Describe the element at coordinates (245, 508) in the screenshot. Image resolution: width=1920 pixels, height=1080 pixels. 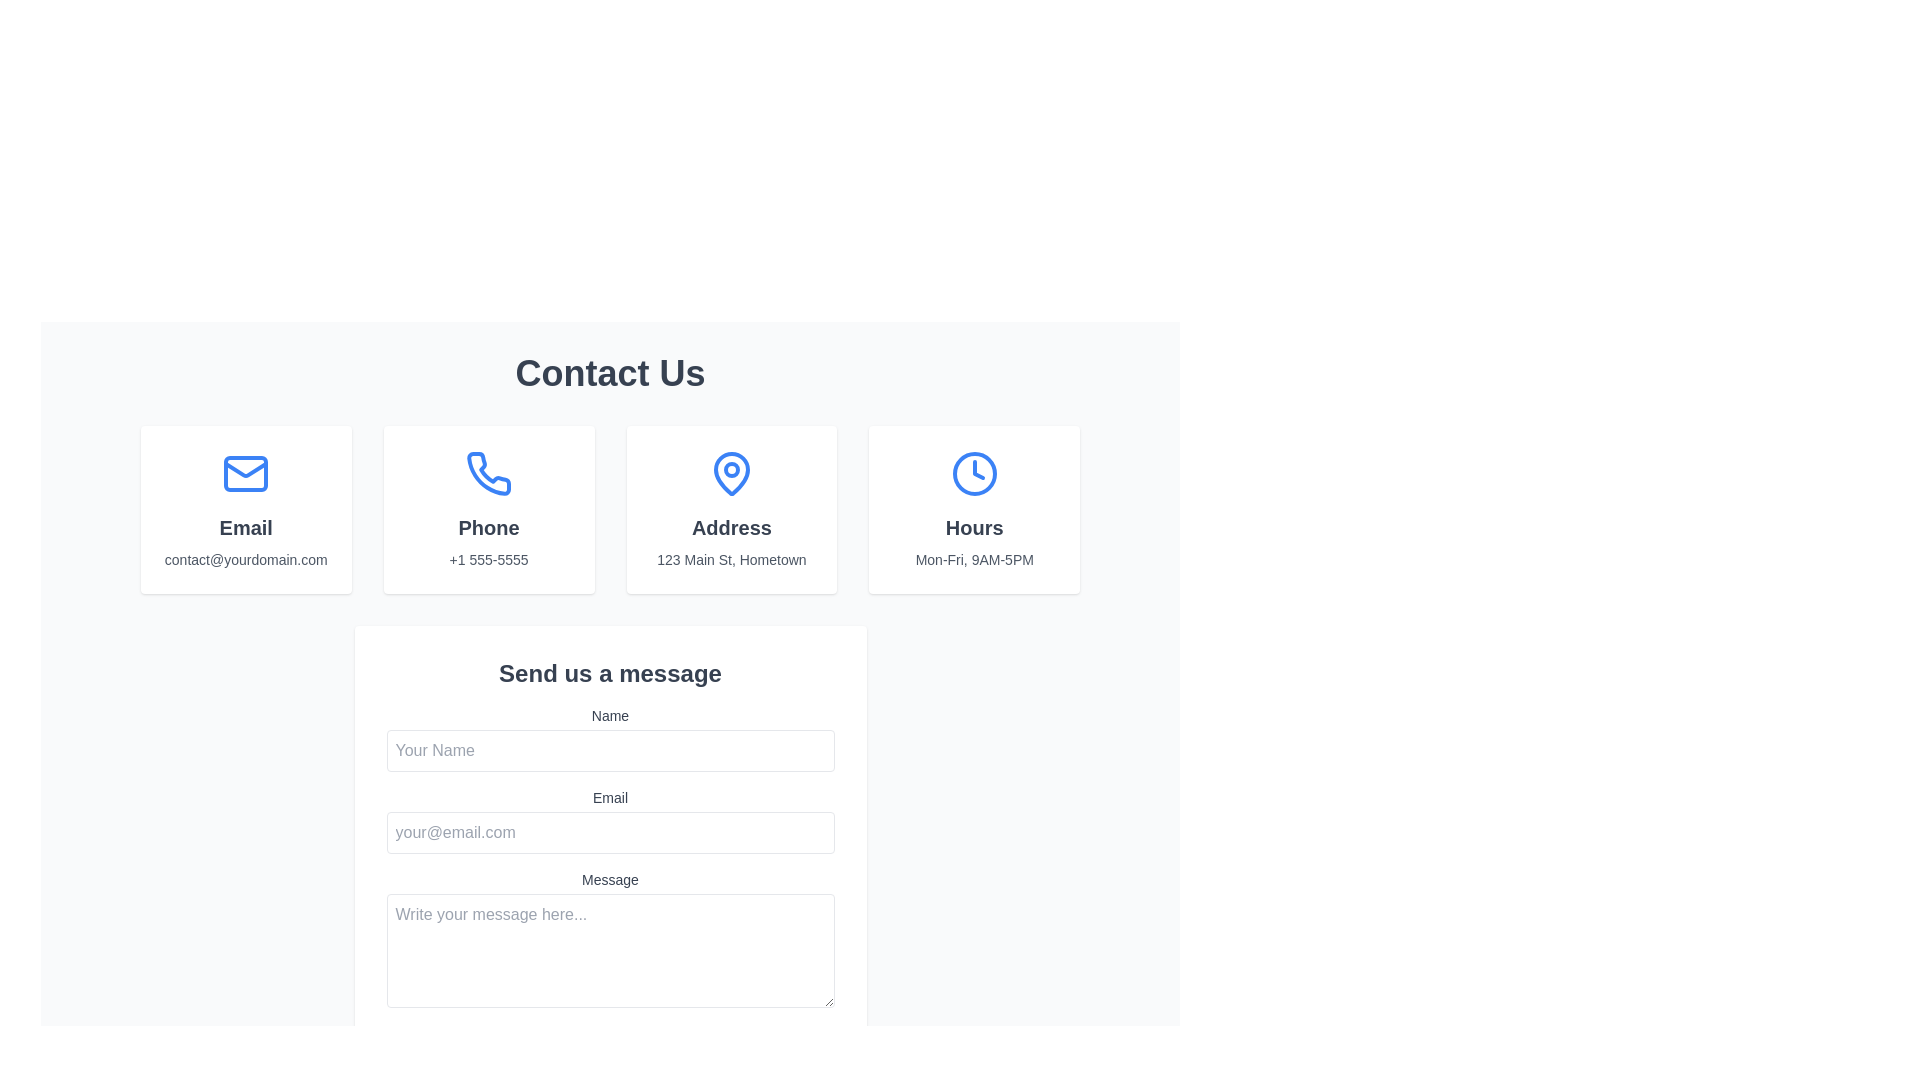
I see `email address displayed on the informational card located in the first column of the grid layout, specifically positioned in the top-left corner` at that location.